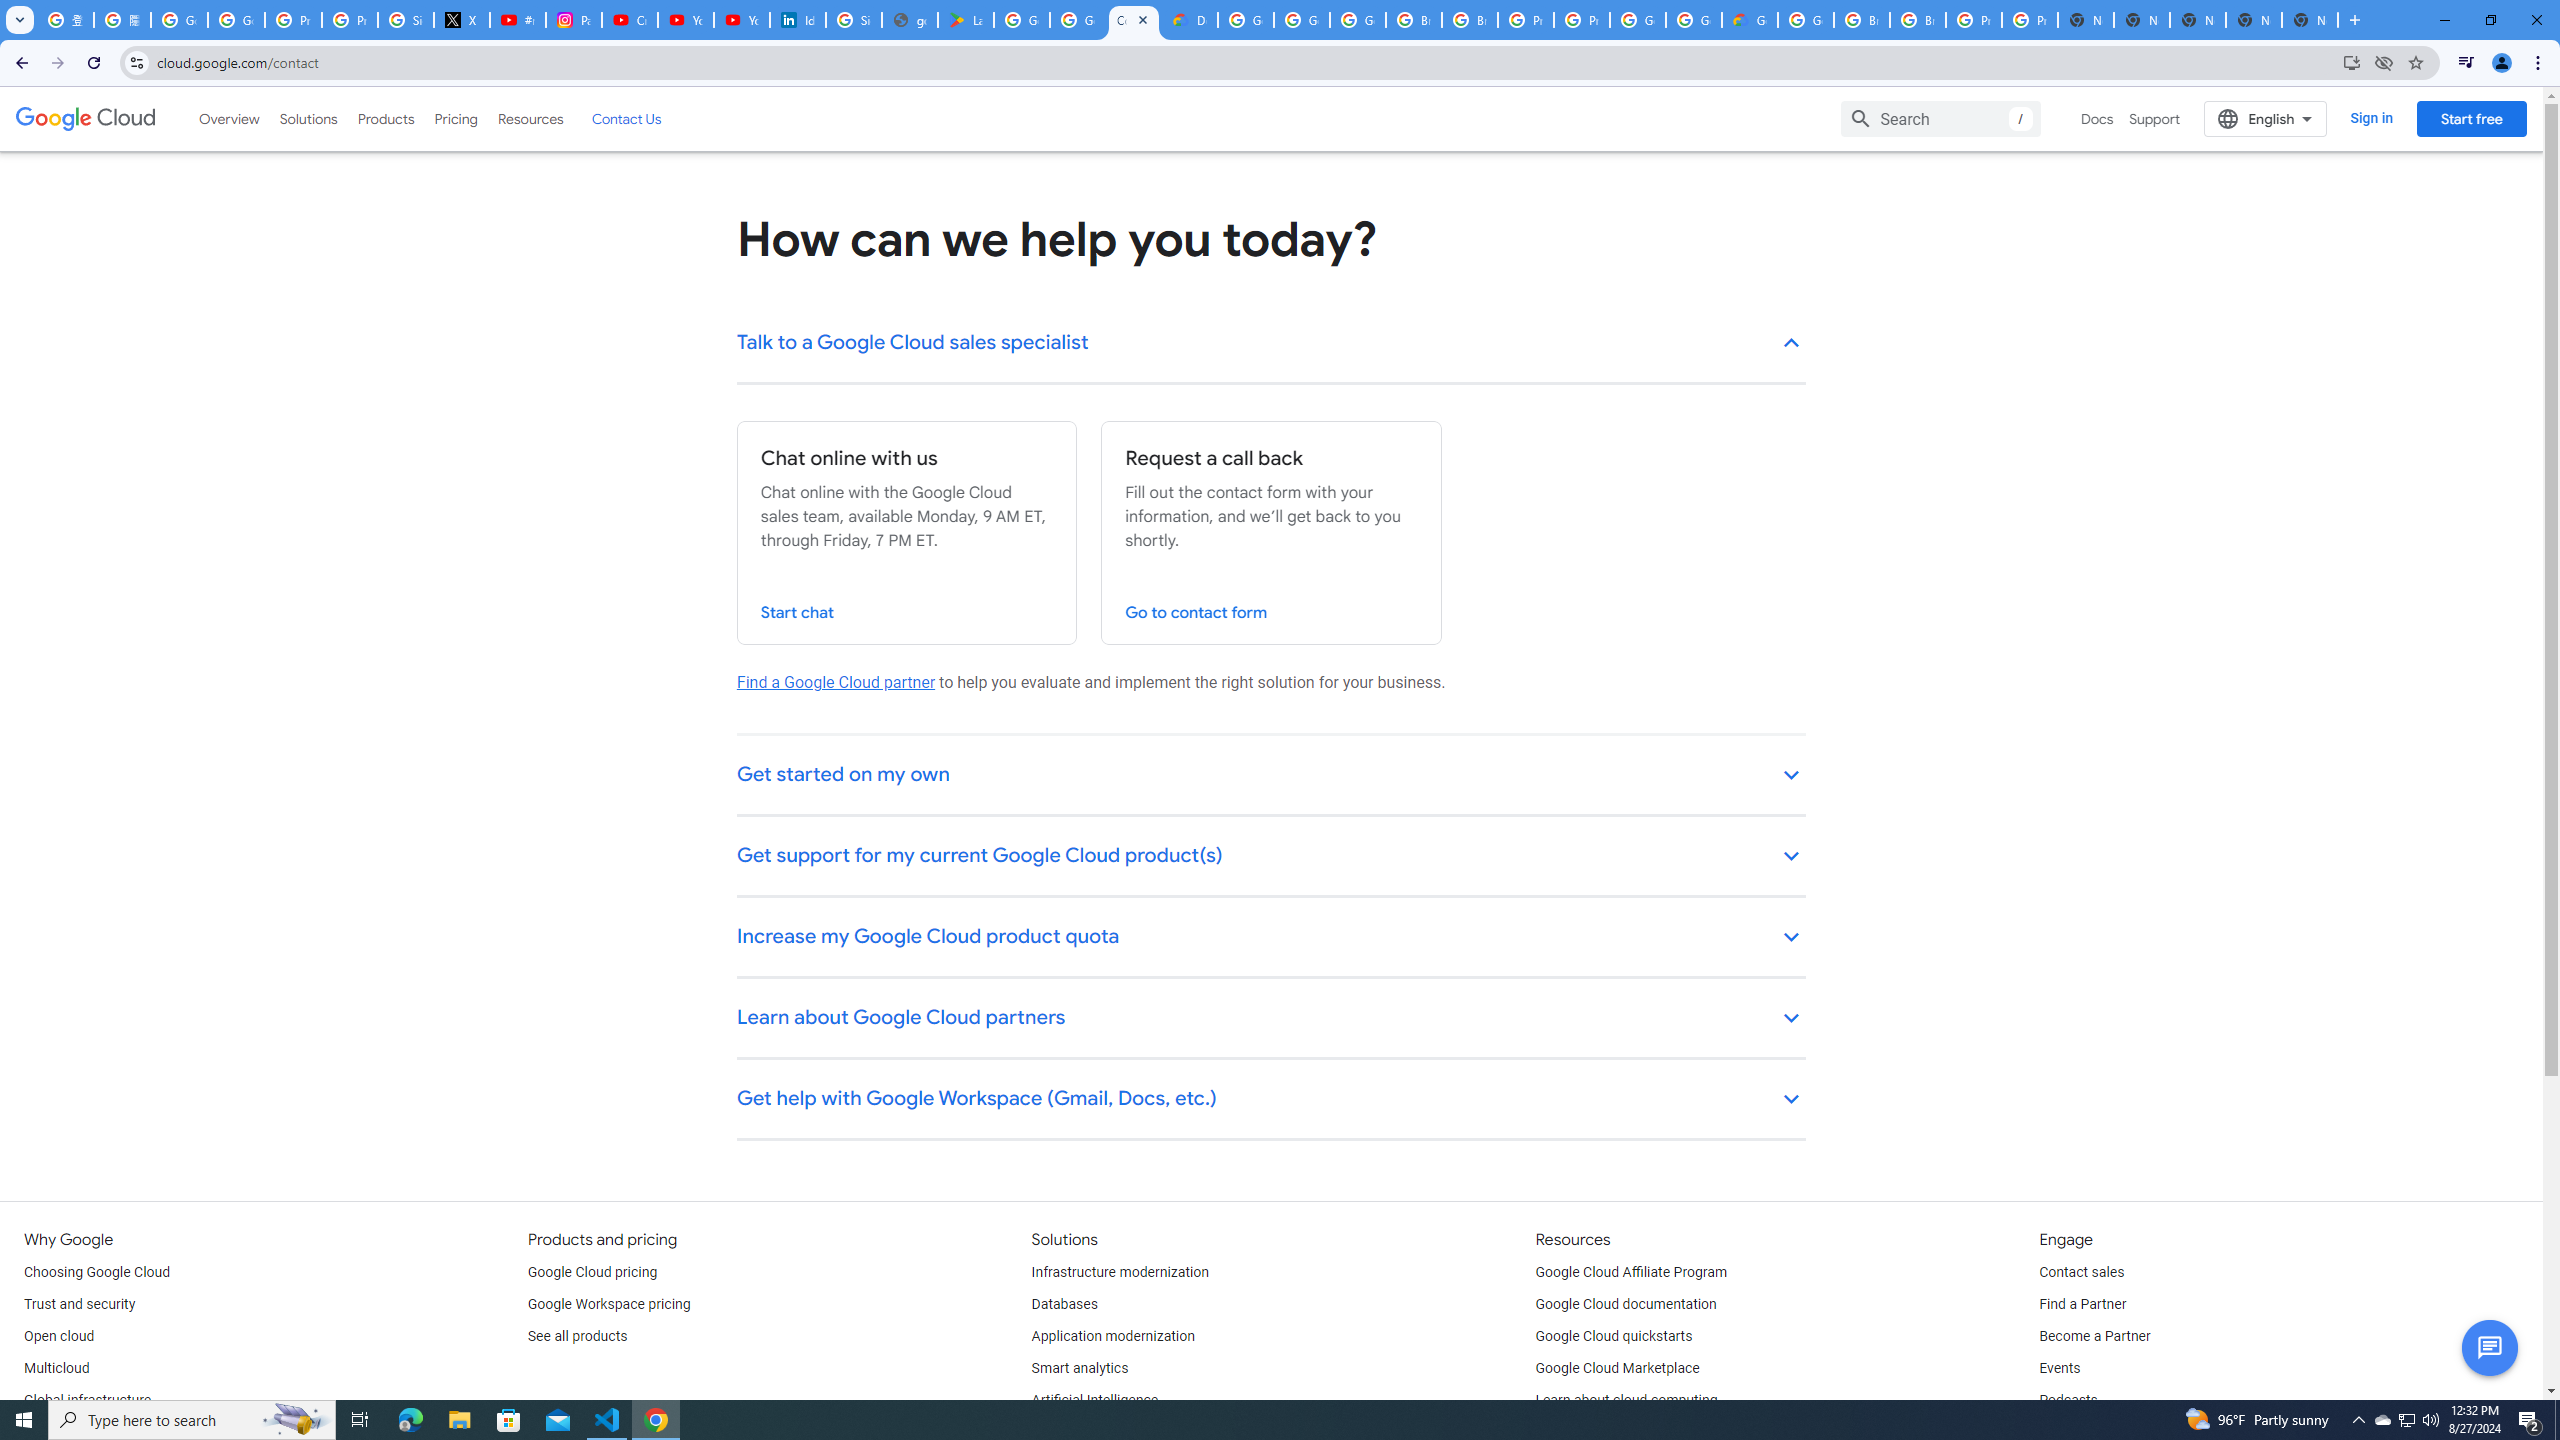 The height and width of the screenshot is (1440, 2560). I want to click on 'Google Cloud Platform', so click(1636, 19).